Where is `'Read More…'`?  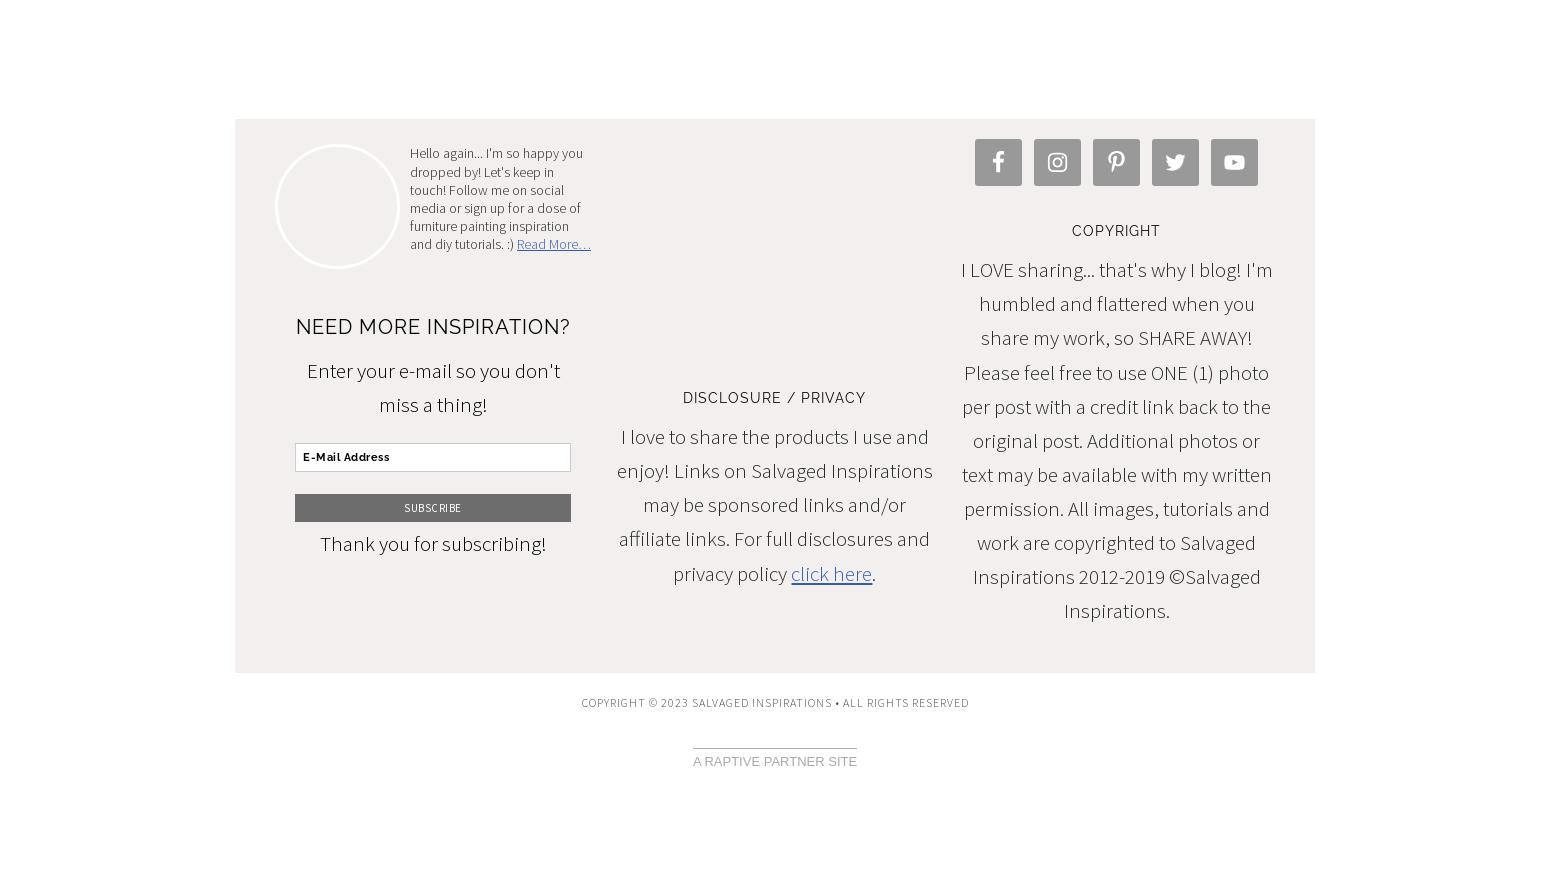 'Read More…' is located at coordinates (553, 242).